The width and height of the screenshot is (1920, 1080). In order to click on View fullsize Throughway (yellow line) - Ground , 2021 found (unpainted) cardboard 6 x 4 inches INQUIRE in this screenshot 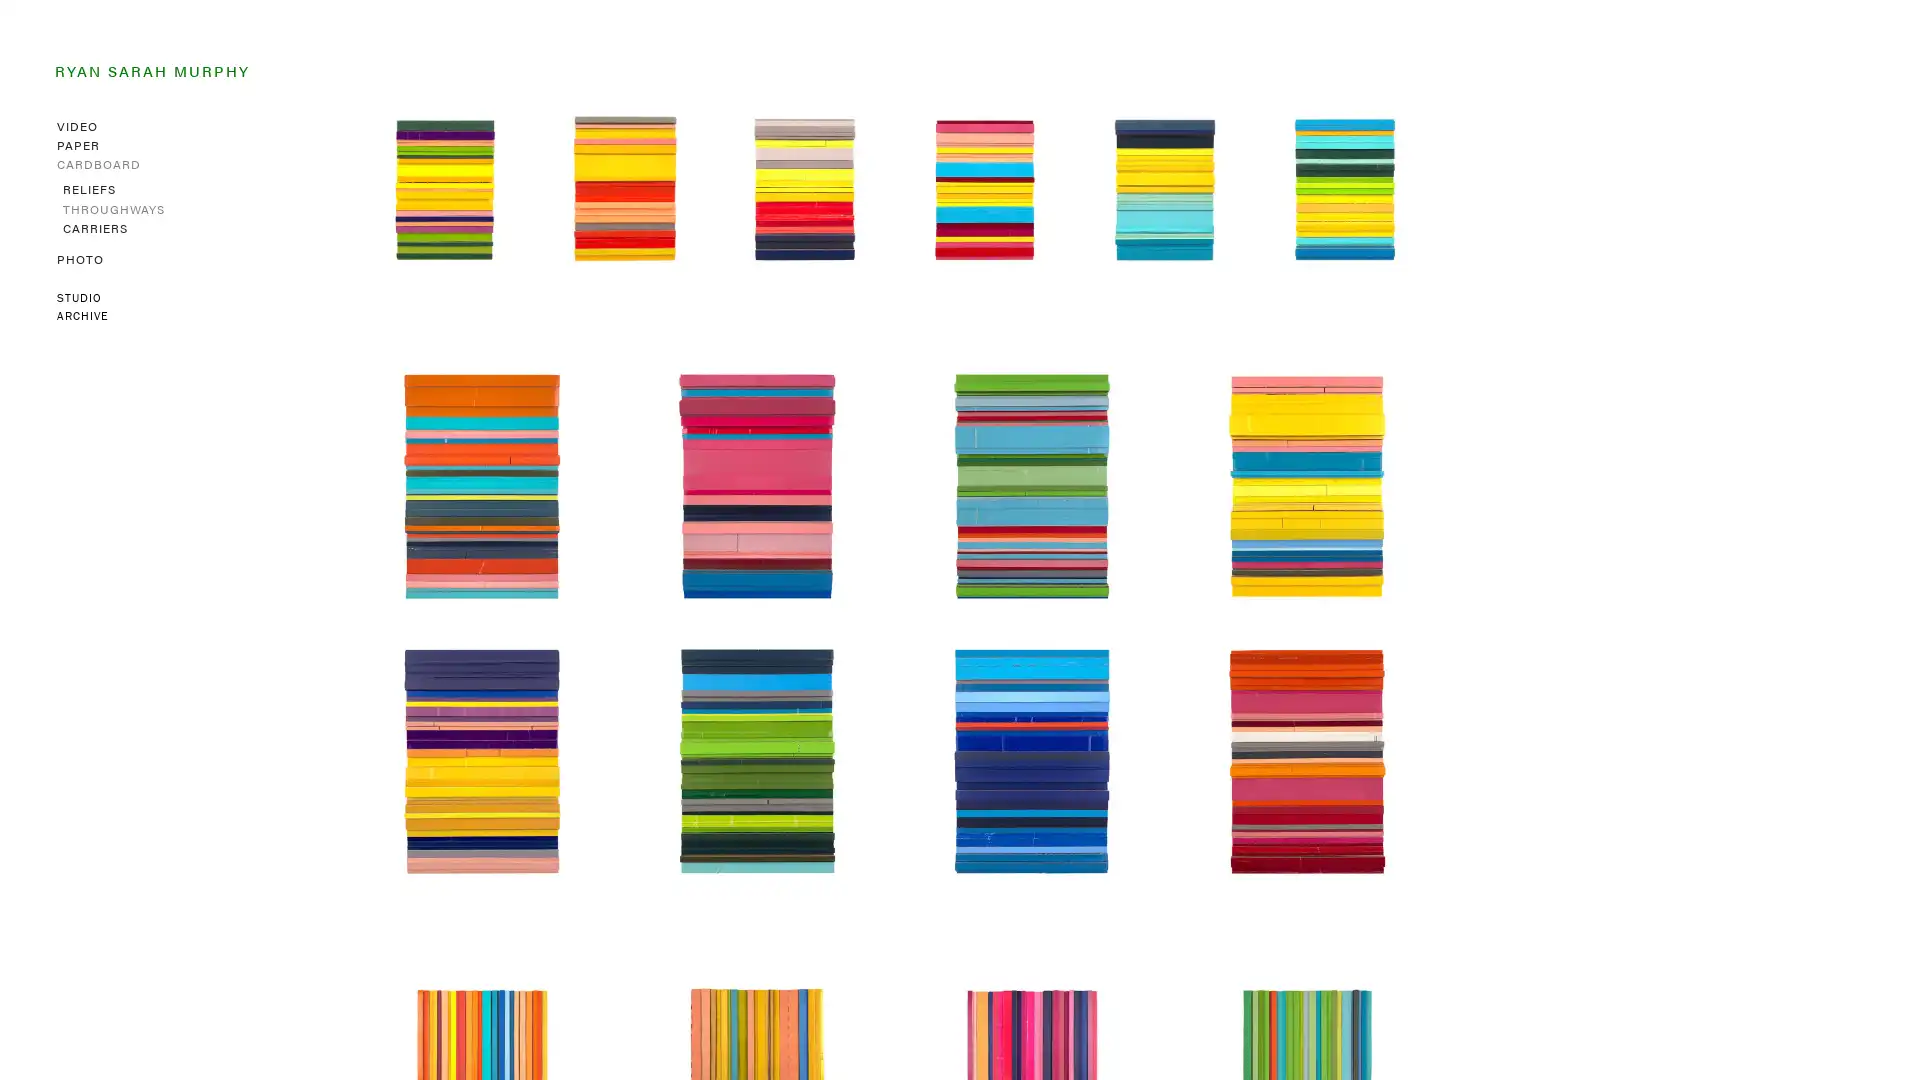, I will do `click(444, 189)`.